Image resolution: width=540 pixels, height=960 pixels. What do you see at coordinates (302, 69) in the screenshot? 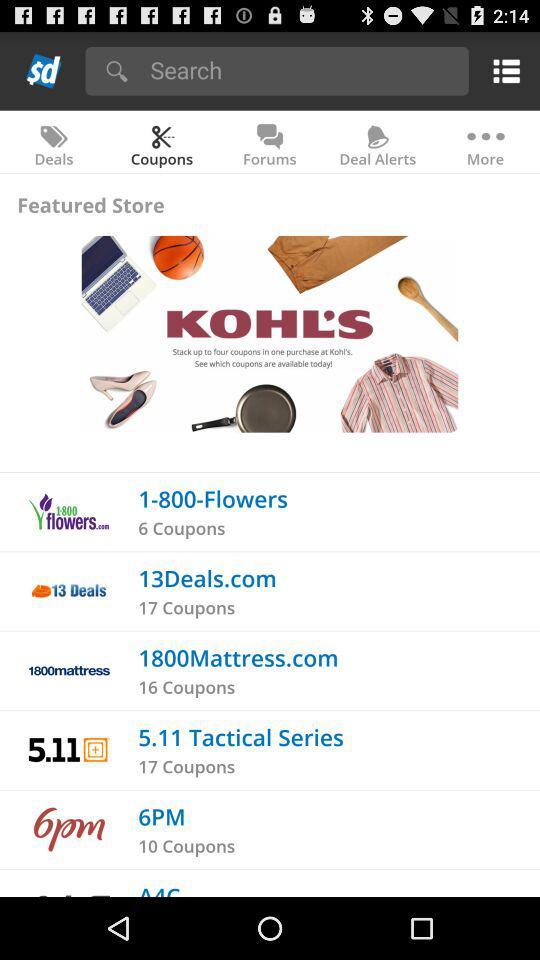
I see `search bar` at bounding box center [302, 69].